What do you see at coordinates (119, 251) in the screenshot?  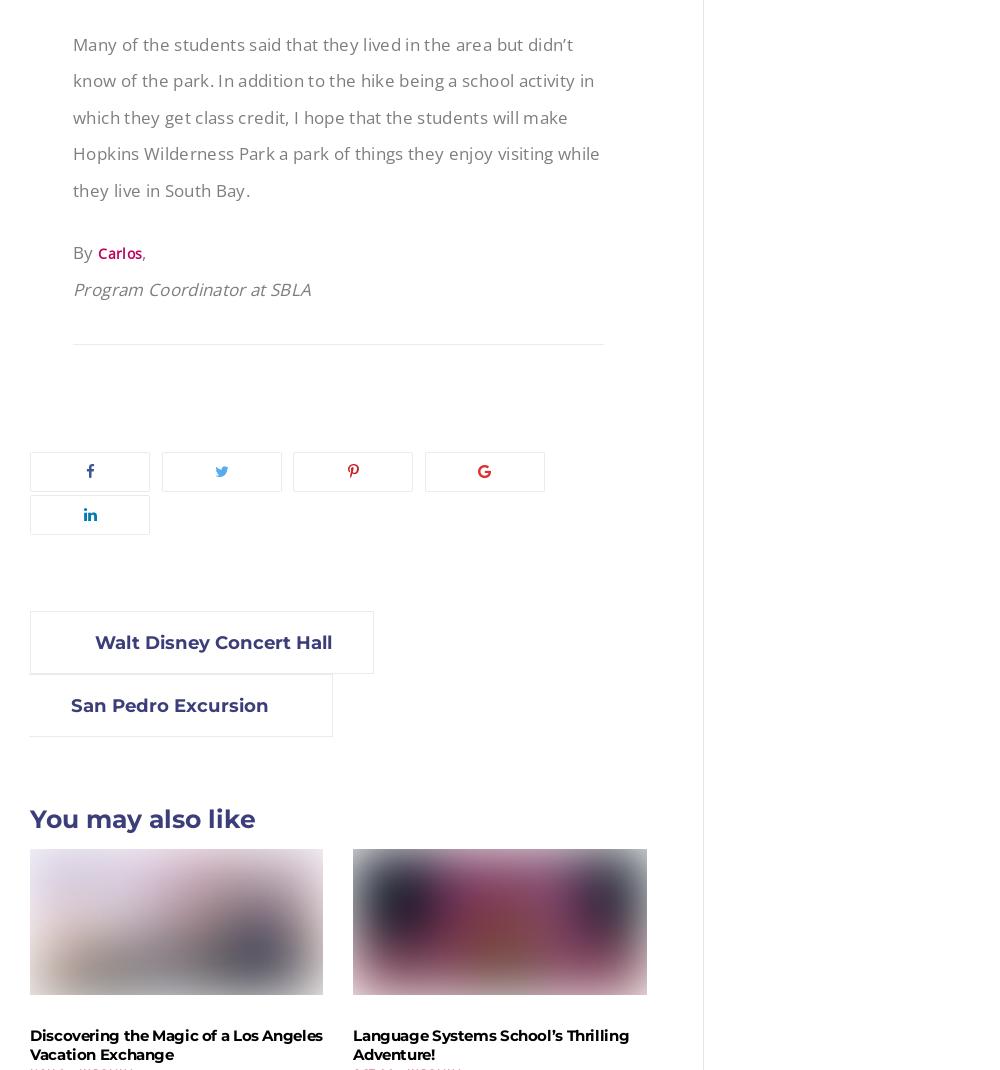 I see `'Carlos'` at bounding box center [119, 251].